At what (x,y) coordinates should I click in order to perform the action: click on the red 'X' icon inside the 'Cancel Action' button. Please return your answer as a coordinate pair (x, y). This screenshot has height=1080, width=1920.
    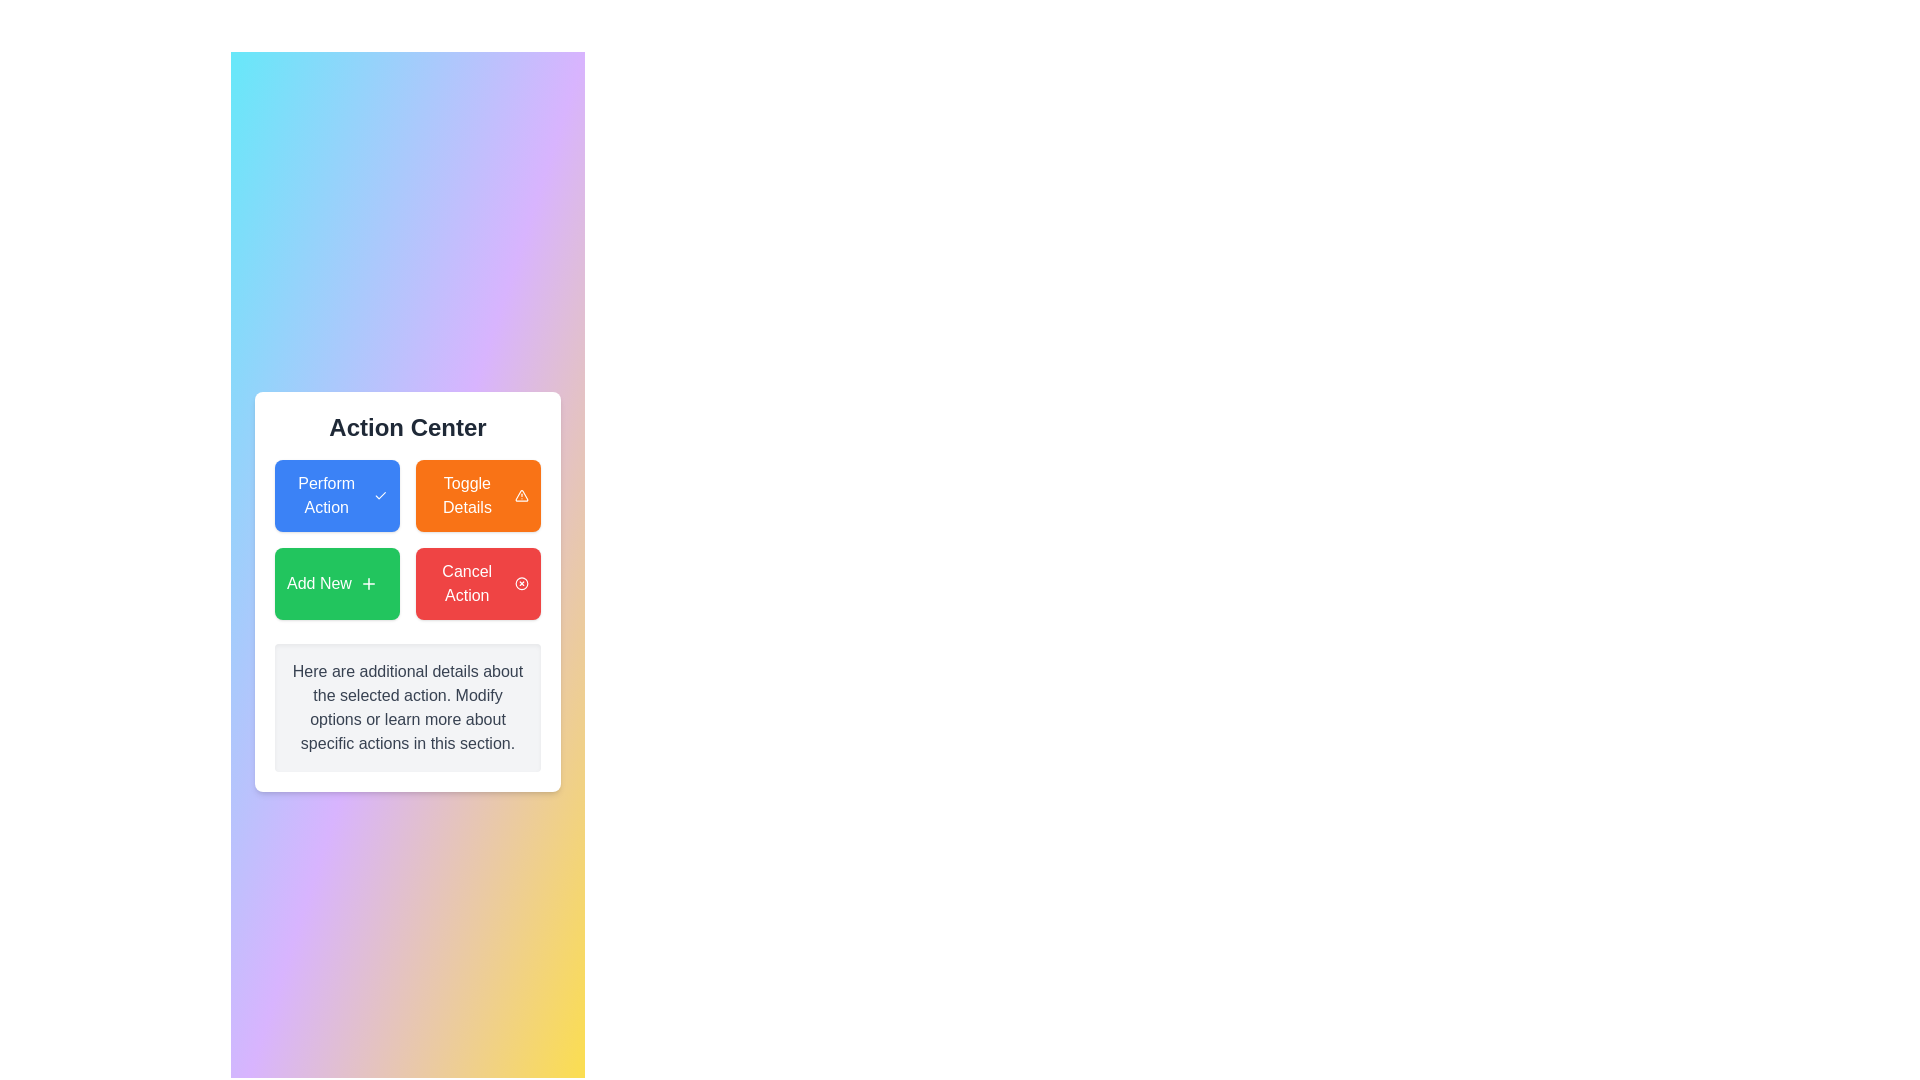
    Looking at the image, I should click on (521, 583).